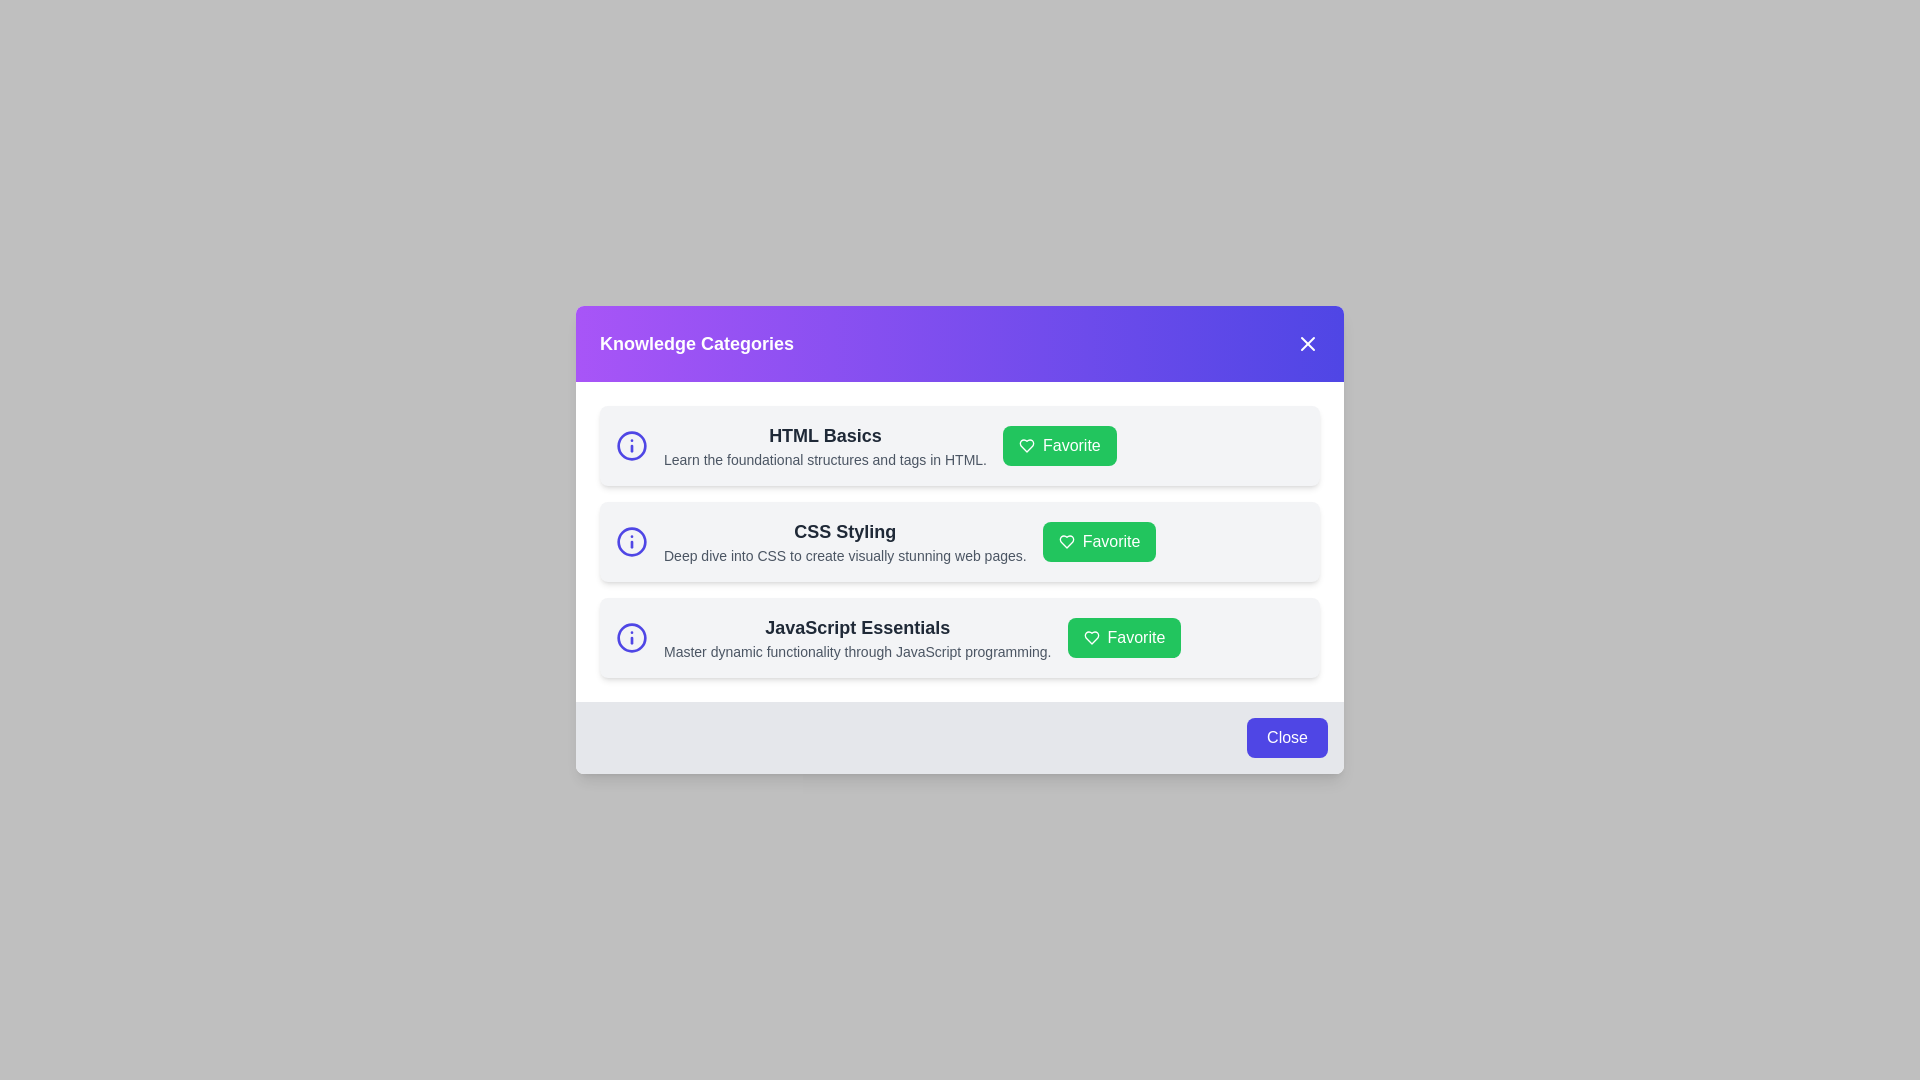 This screenshot has width=1920, height=1080. Describe the element at coordinates (1065, 542) in the screenshot. I see `the center of the heart icon representing the 'favorite' action, which is located on the left side of the 'Favorite' button in the second row of the list of items` at that location.